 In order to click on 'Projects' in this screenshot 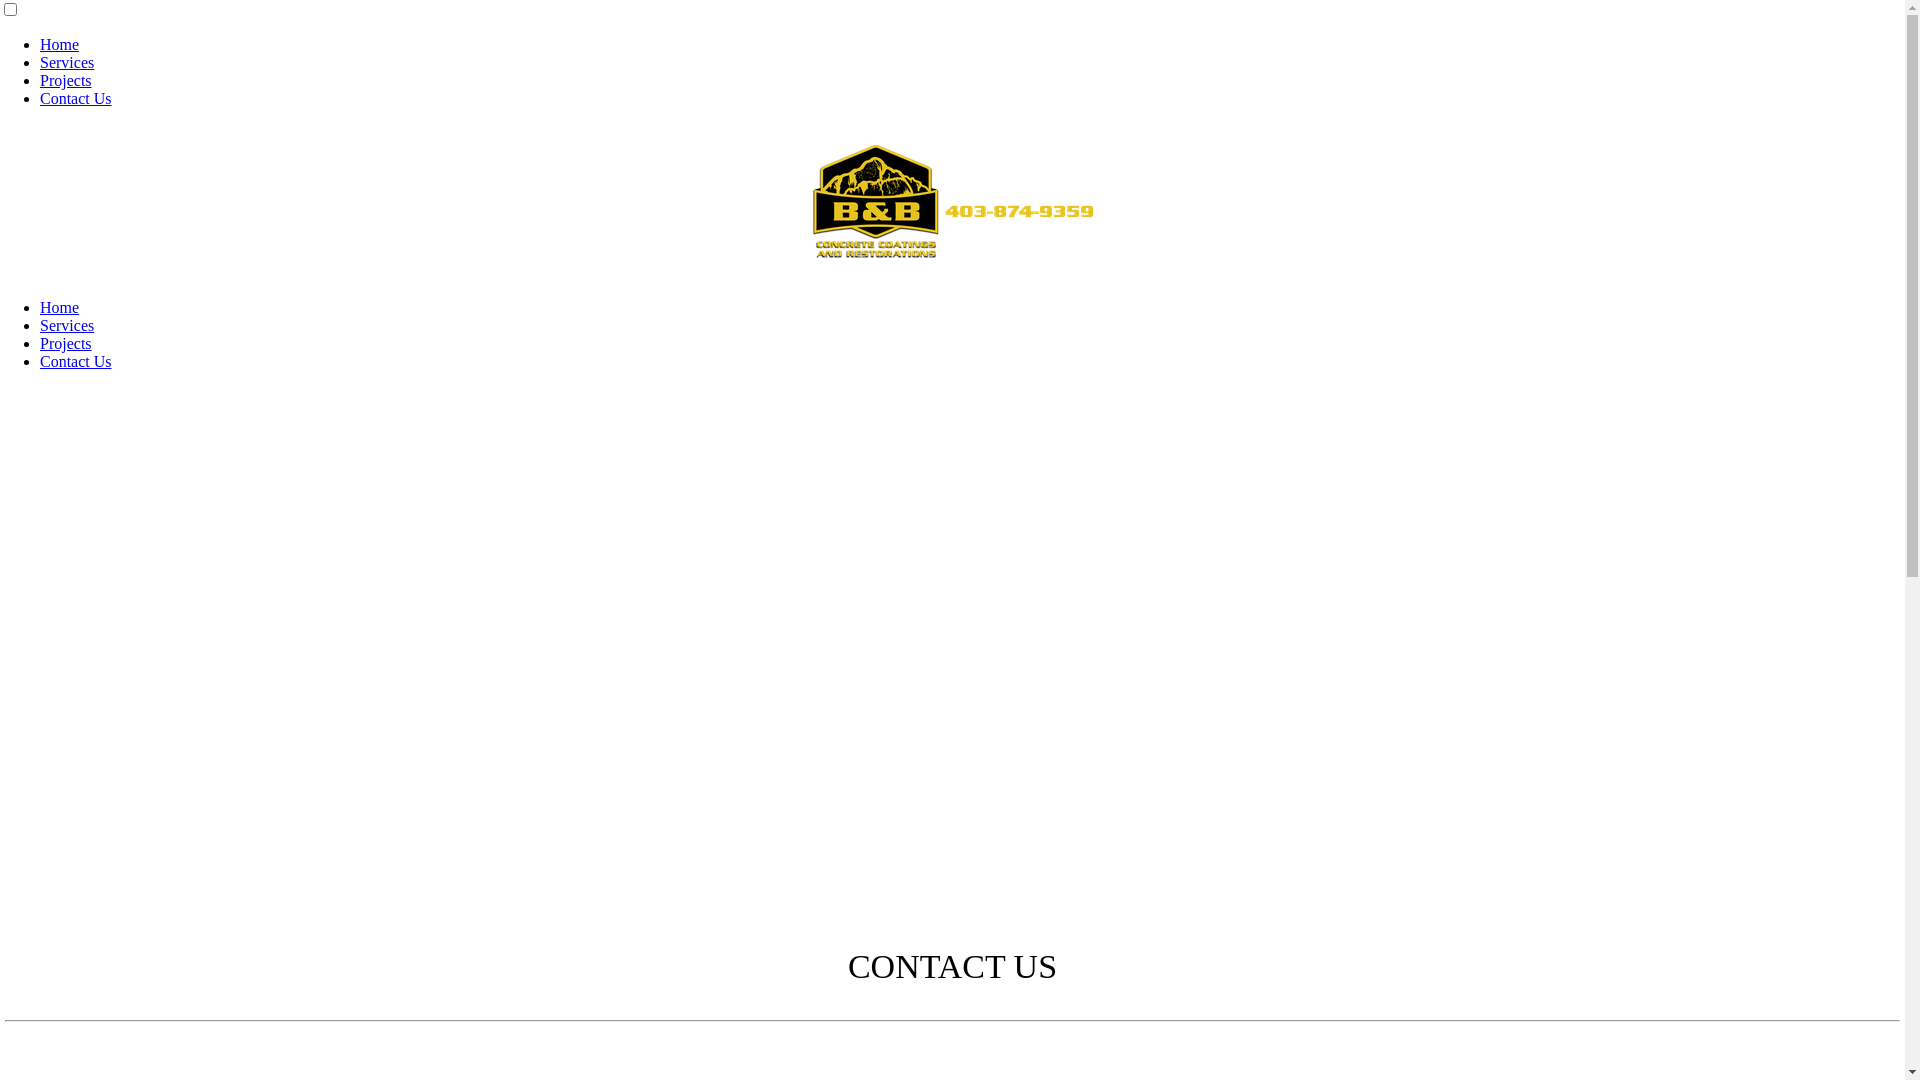, I will do `click(66, 79)`.